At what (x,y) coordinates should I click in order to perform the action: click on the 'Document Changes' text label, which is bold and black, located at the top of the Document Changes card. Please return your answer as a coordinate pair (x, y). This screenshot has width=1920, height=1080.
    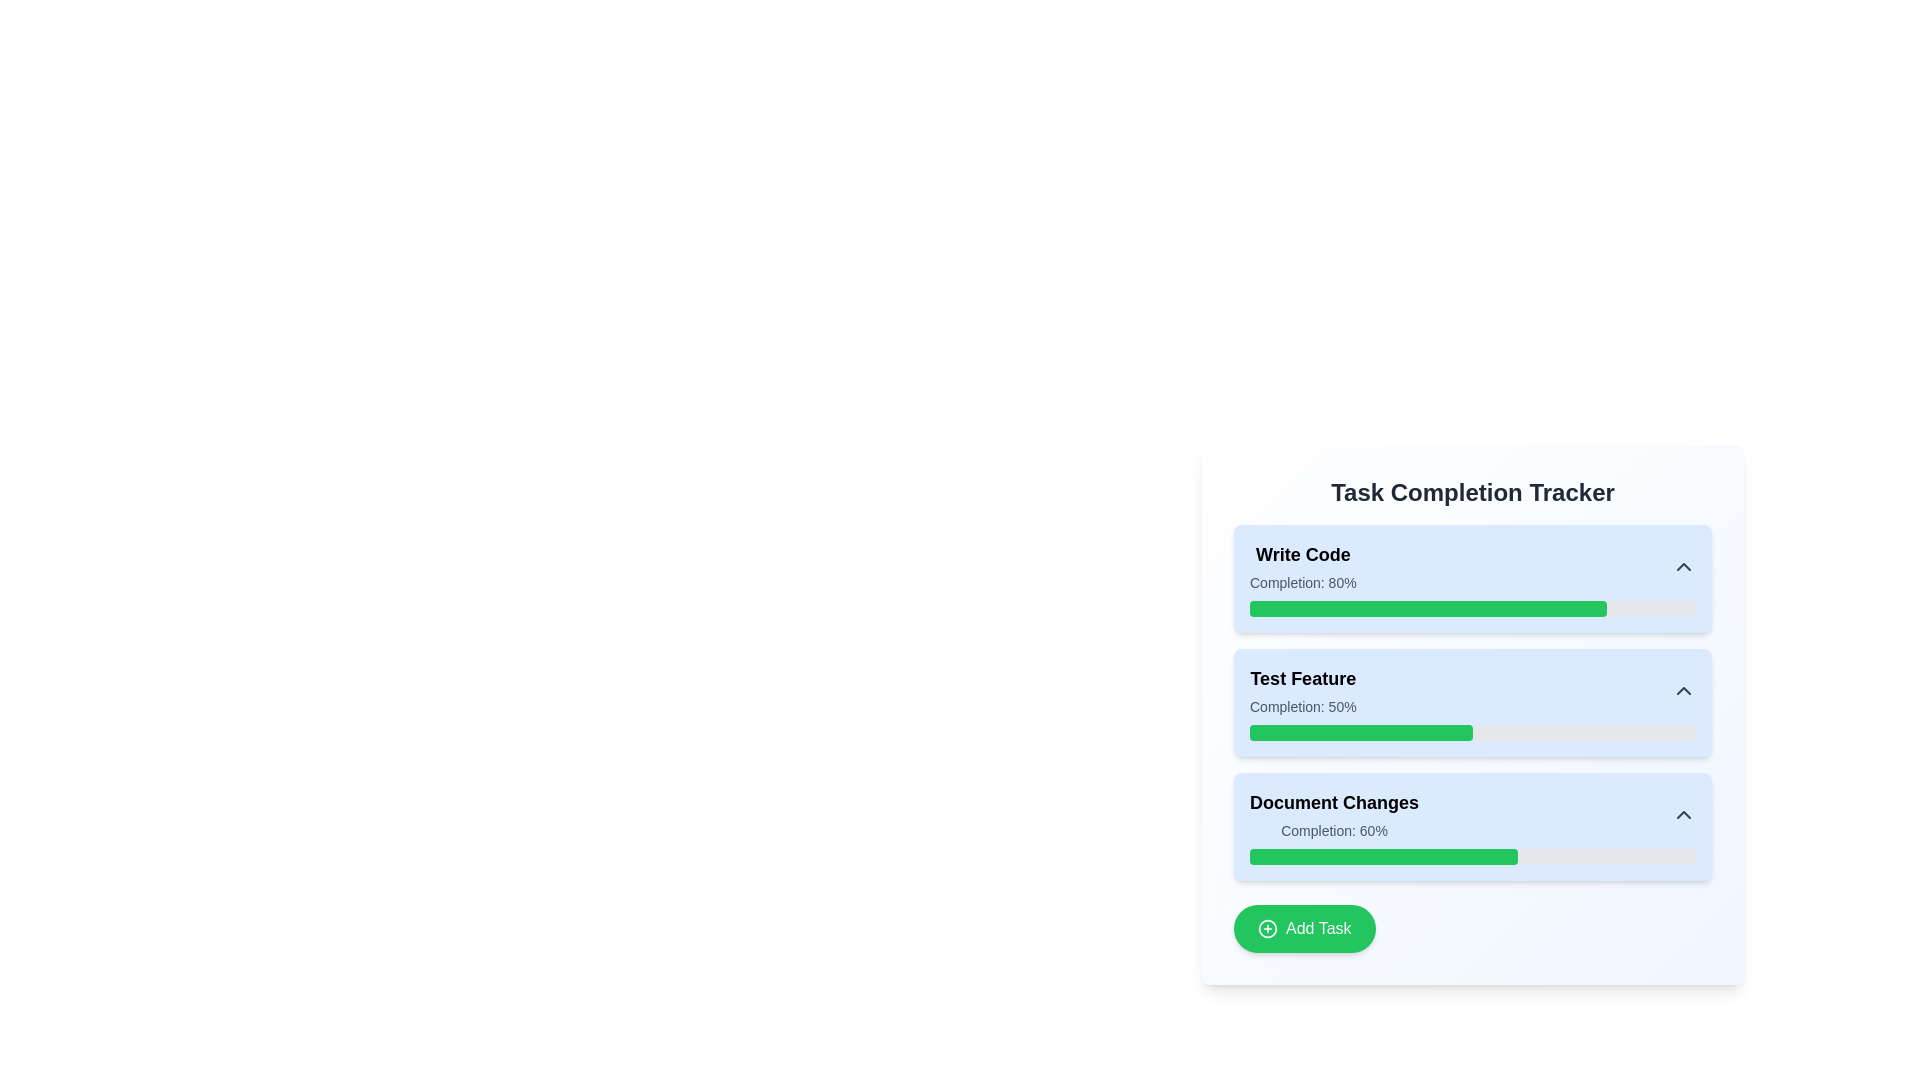
    Looking at the image, I should click on (1334, 801).